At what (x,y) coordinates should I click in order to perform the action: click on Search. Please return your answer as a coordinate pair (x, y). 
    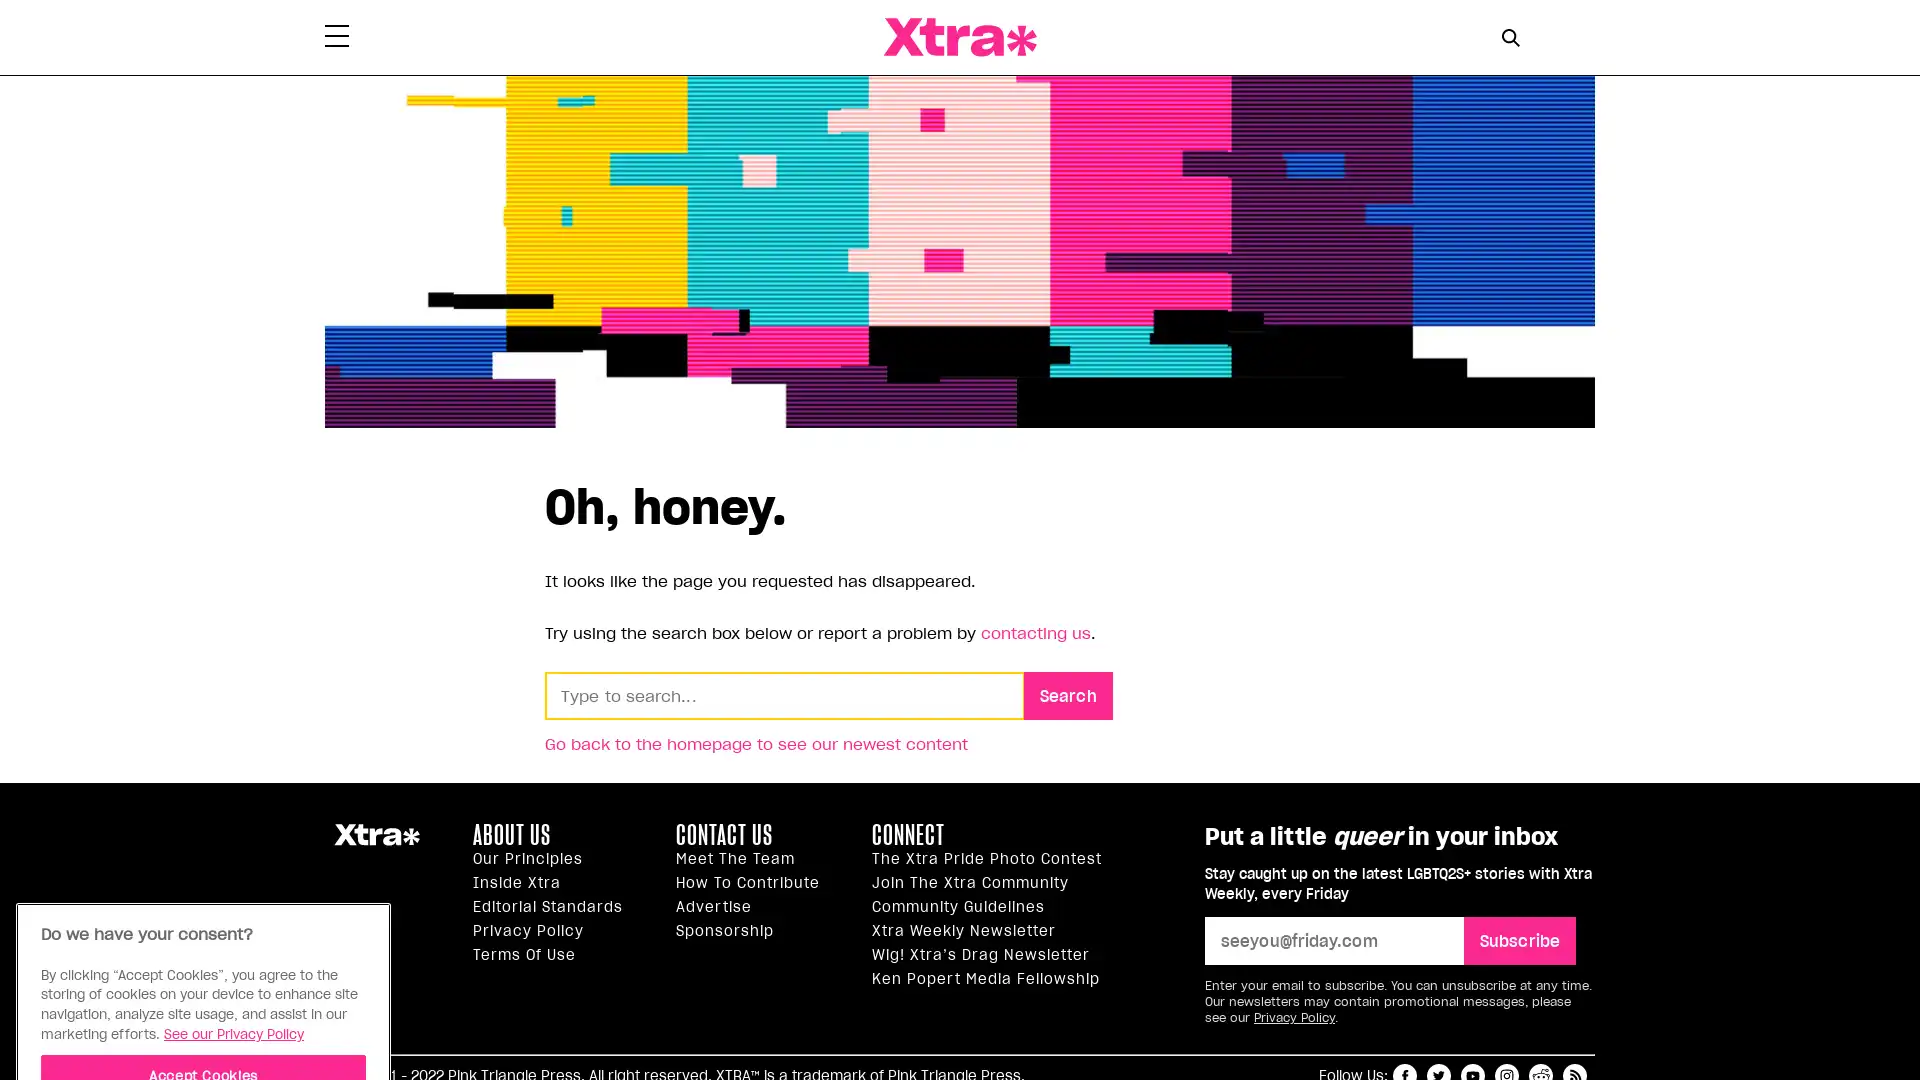
    Looking at the image, I should click on (1067, 693).